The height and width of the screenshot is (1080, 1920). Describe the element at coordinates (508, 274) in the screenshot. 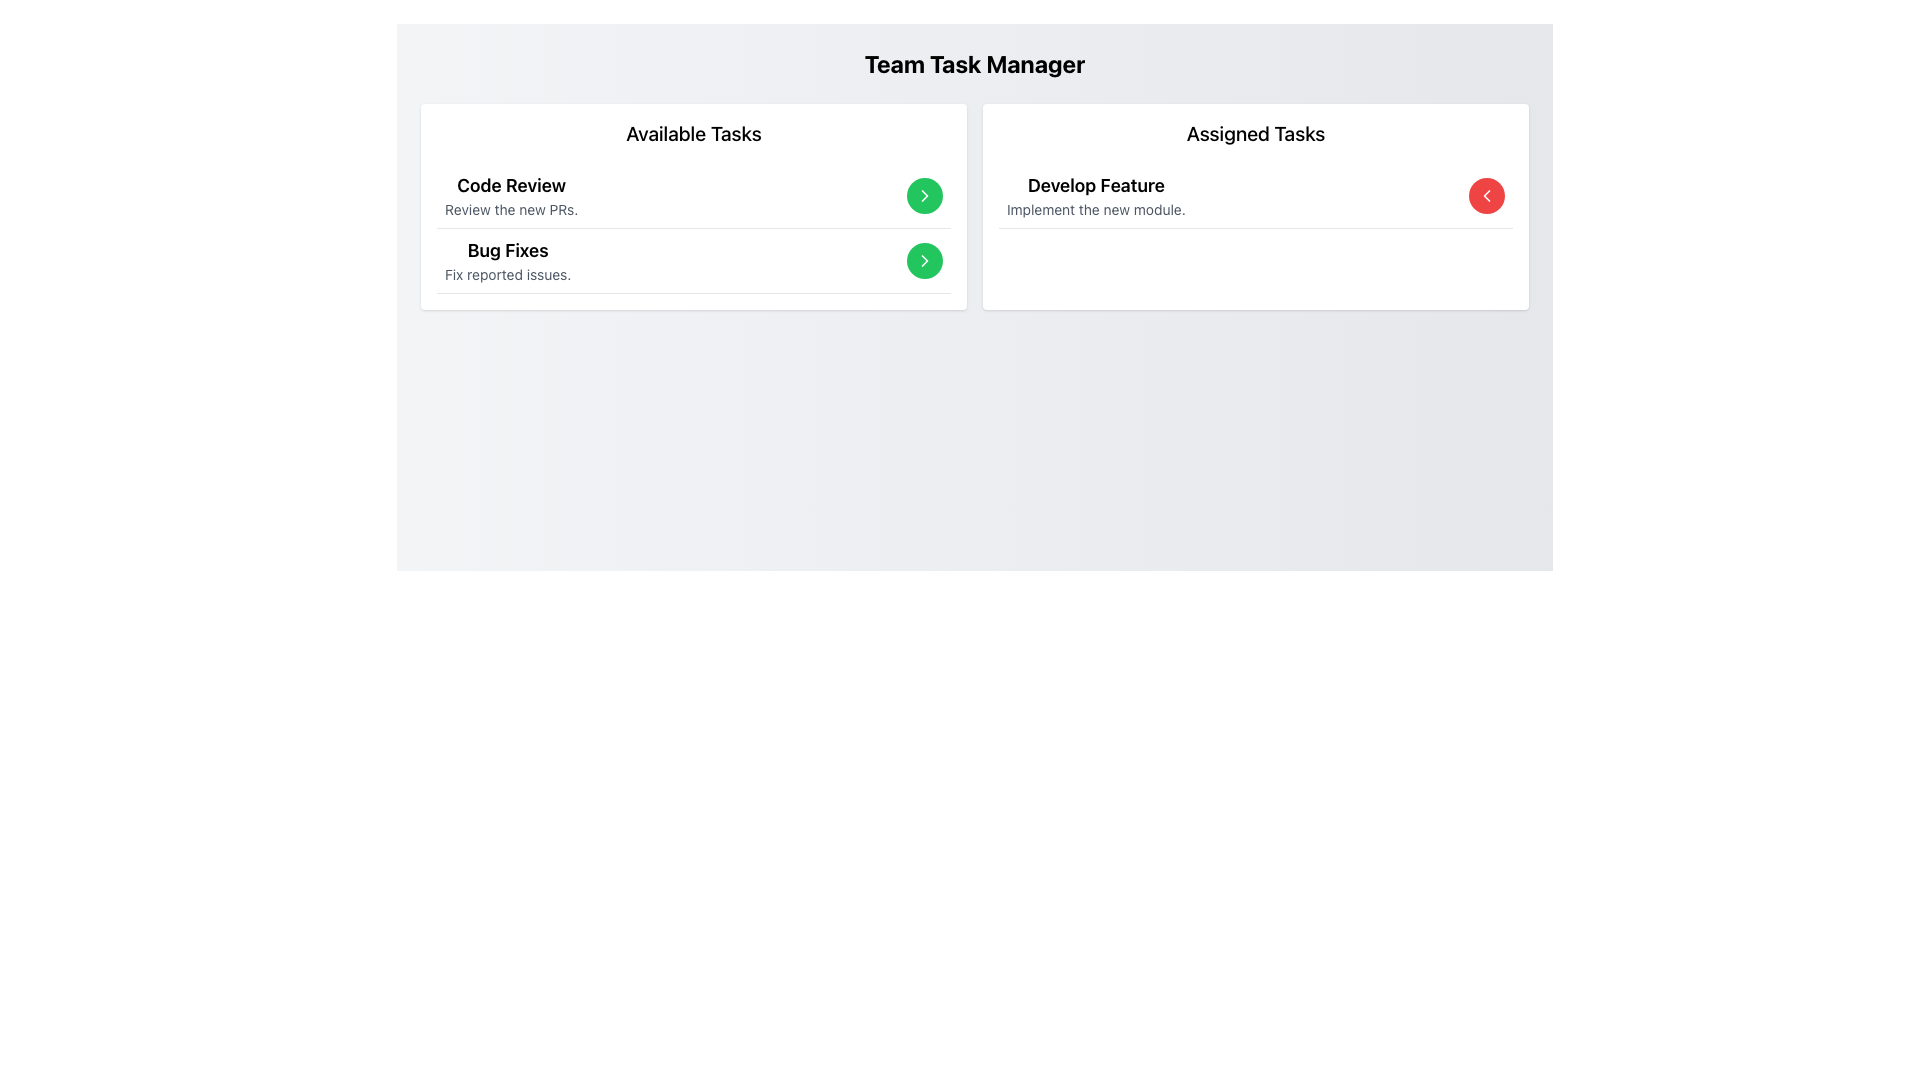

I see `text element located beneath the 'Bug Fixes' heading in the 'Available Tasks' section, which provides clarification about the task's requirements` at that location.